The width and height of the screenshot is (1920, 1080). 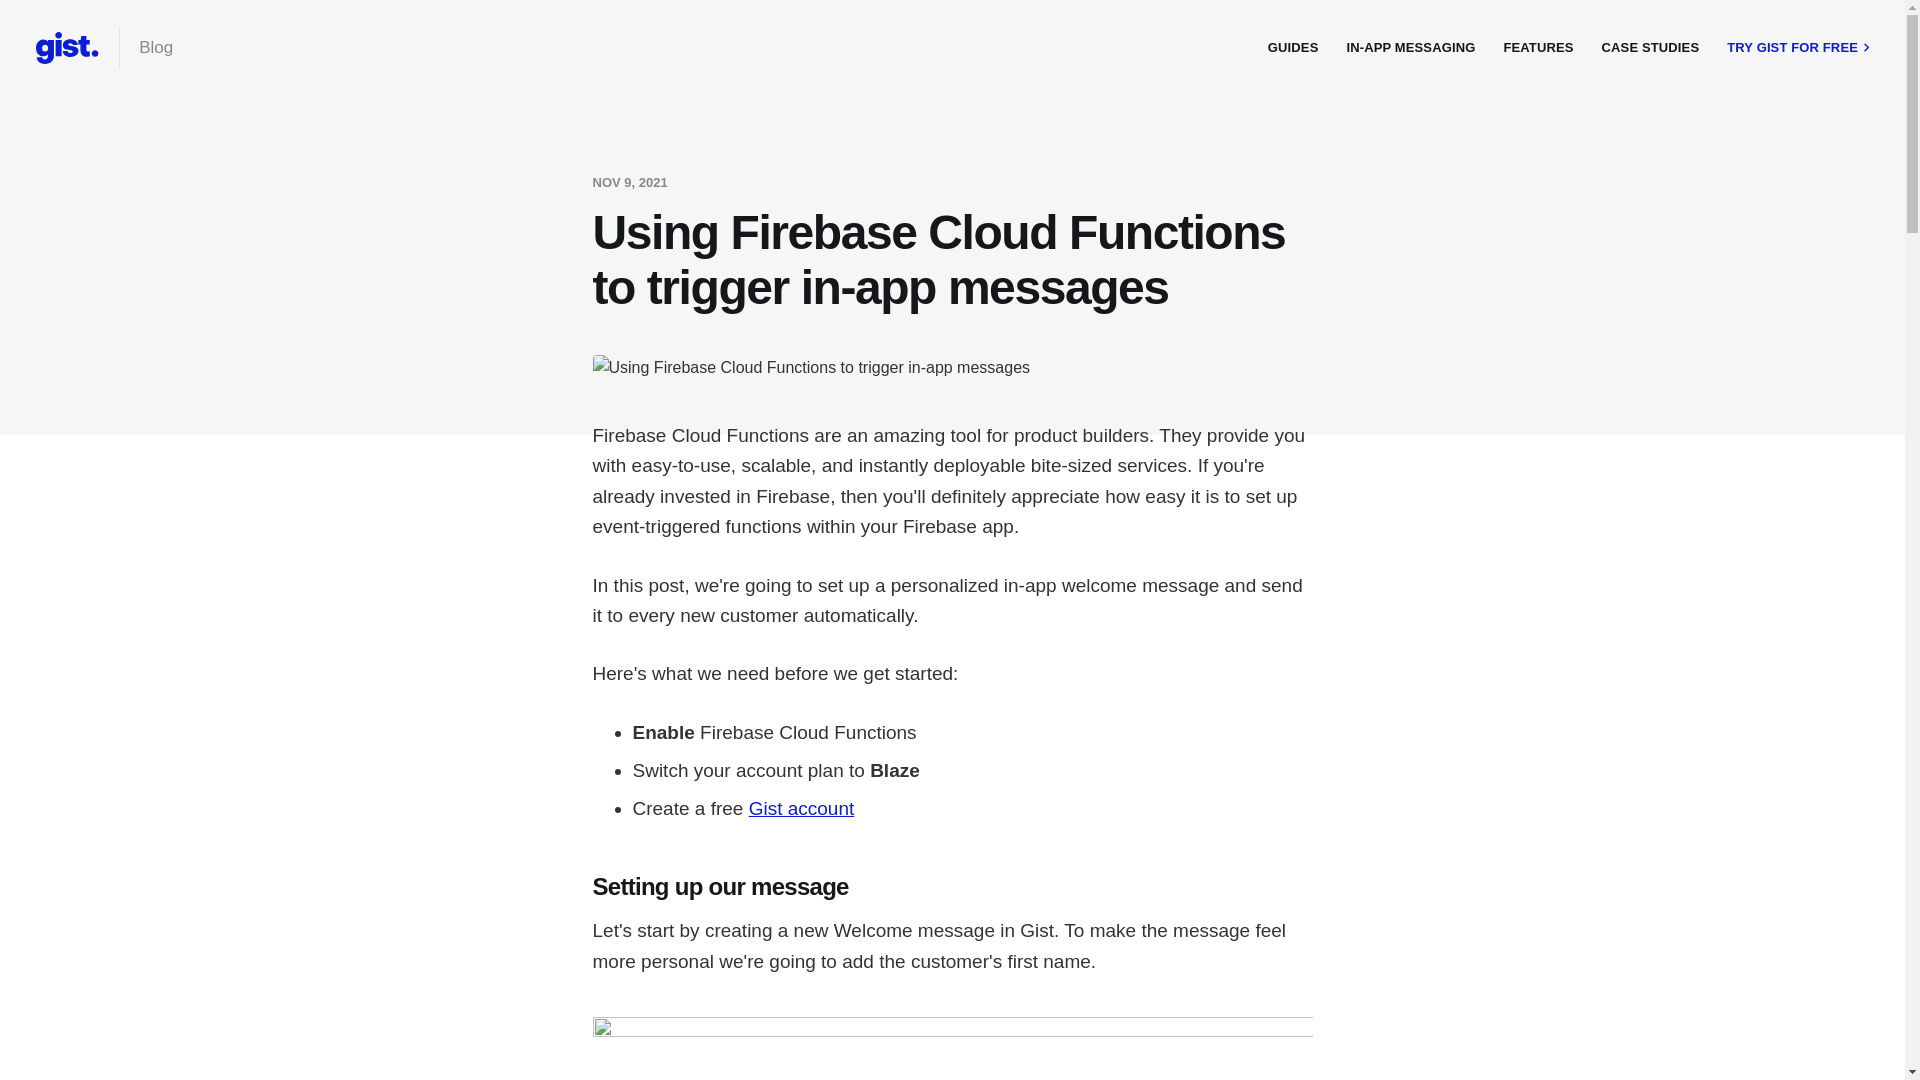 I want to click on 'Gist account', so click(x=801, y=807).